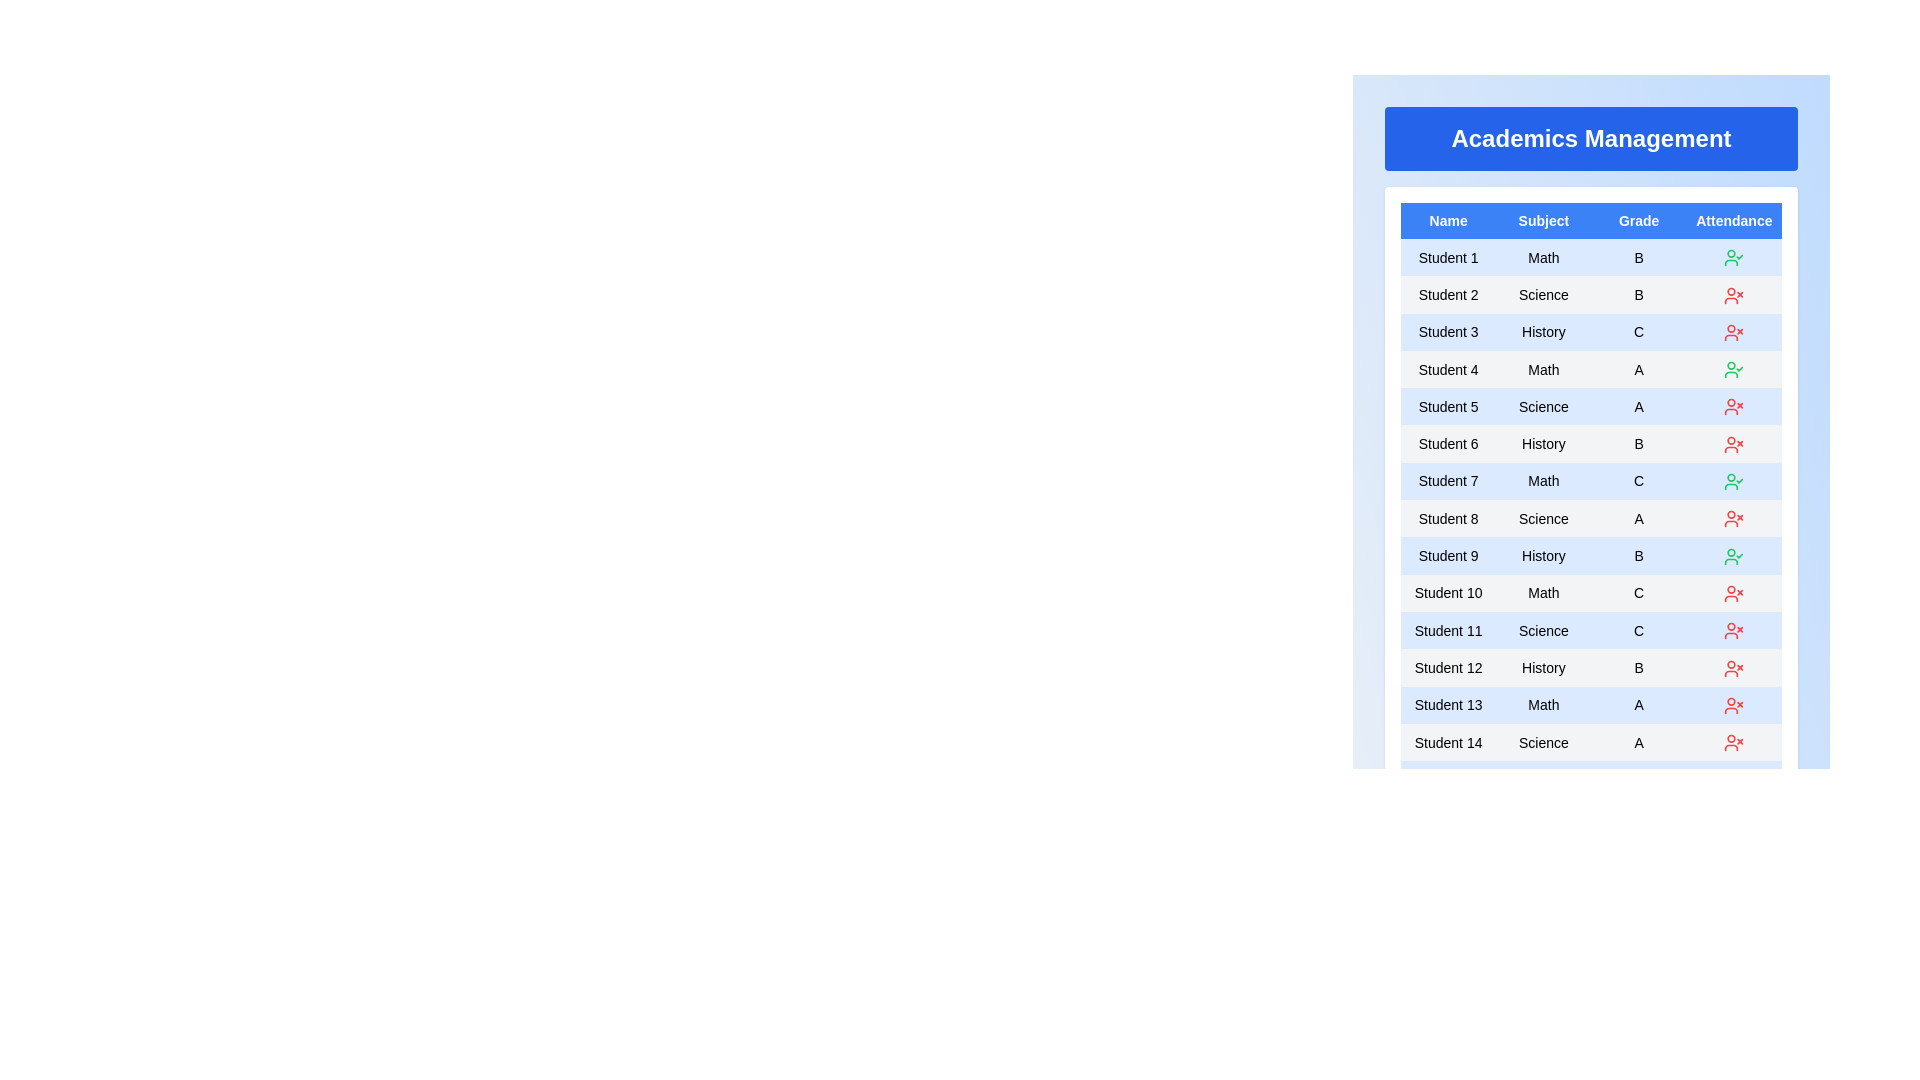 The image size is (1920, 1080). Describe the element at coordinates (1639, 220) in the screenshot. I see `the column header Grade to sort the table by that column` at that location.